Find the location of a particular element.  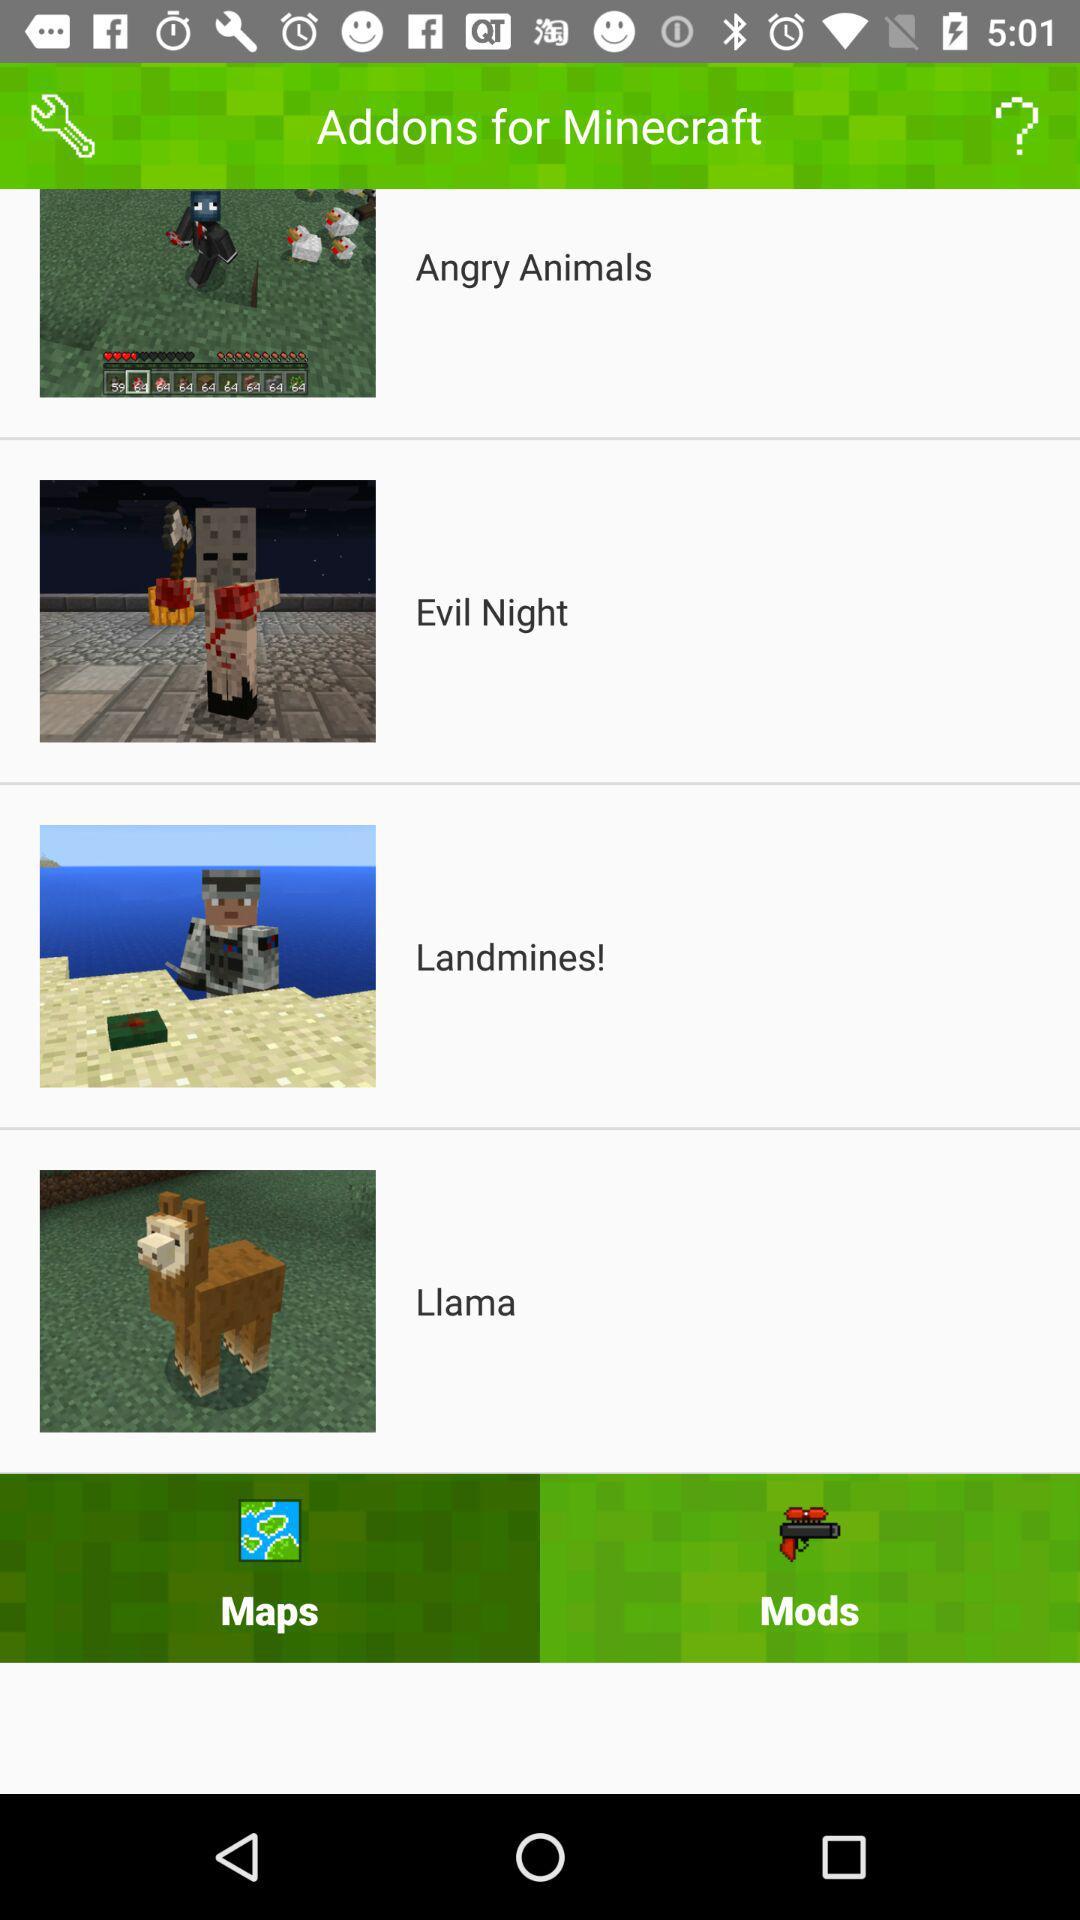

llama icon is located at coordinates (466, 1301).